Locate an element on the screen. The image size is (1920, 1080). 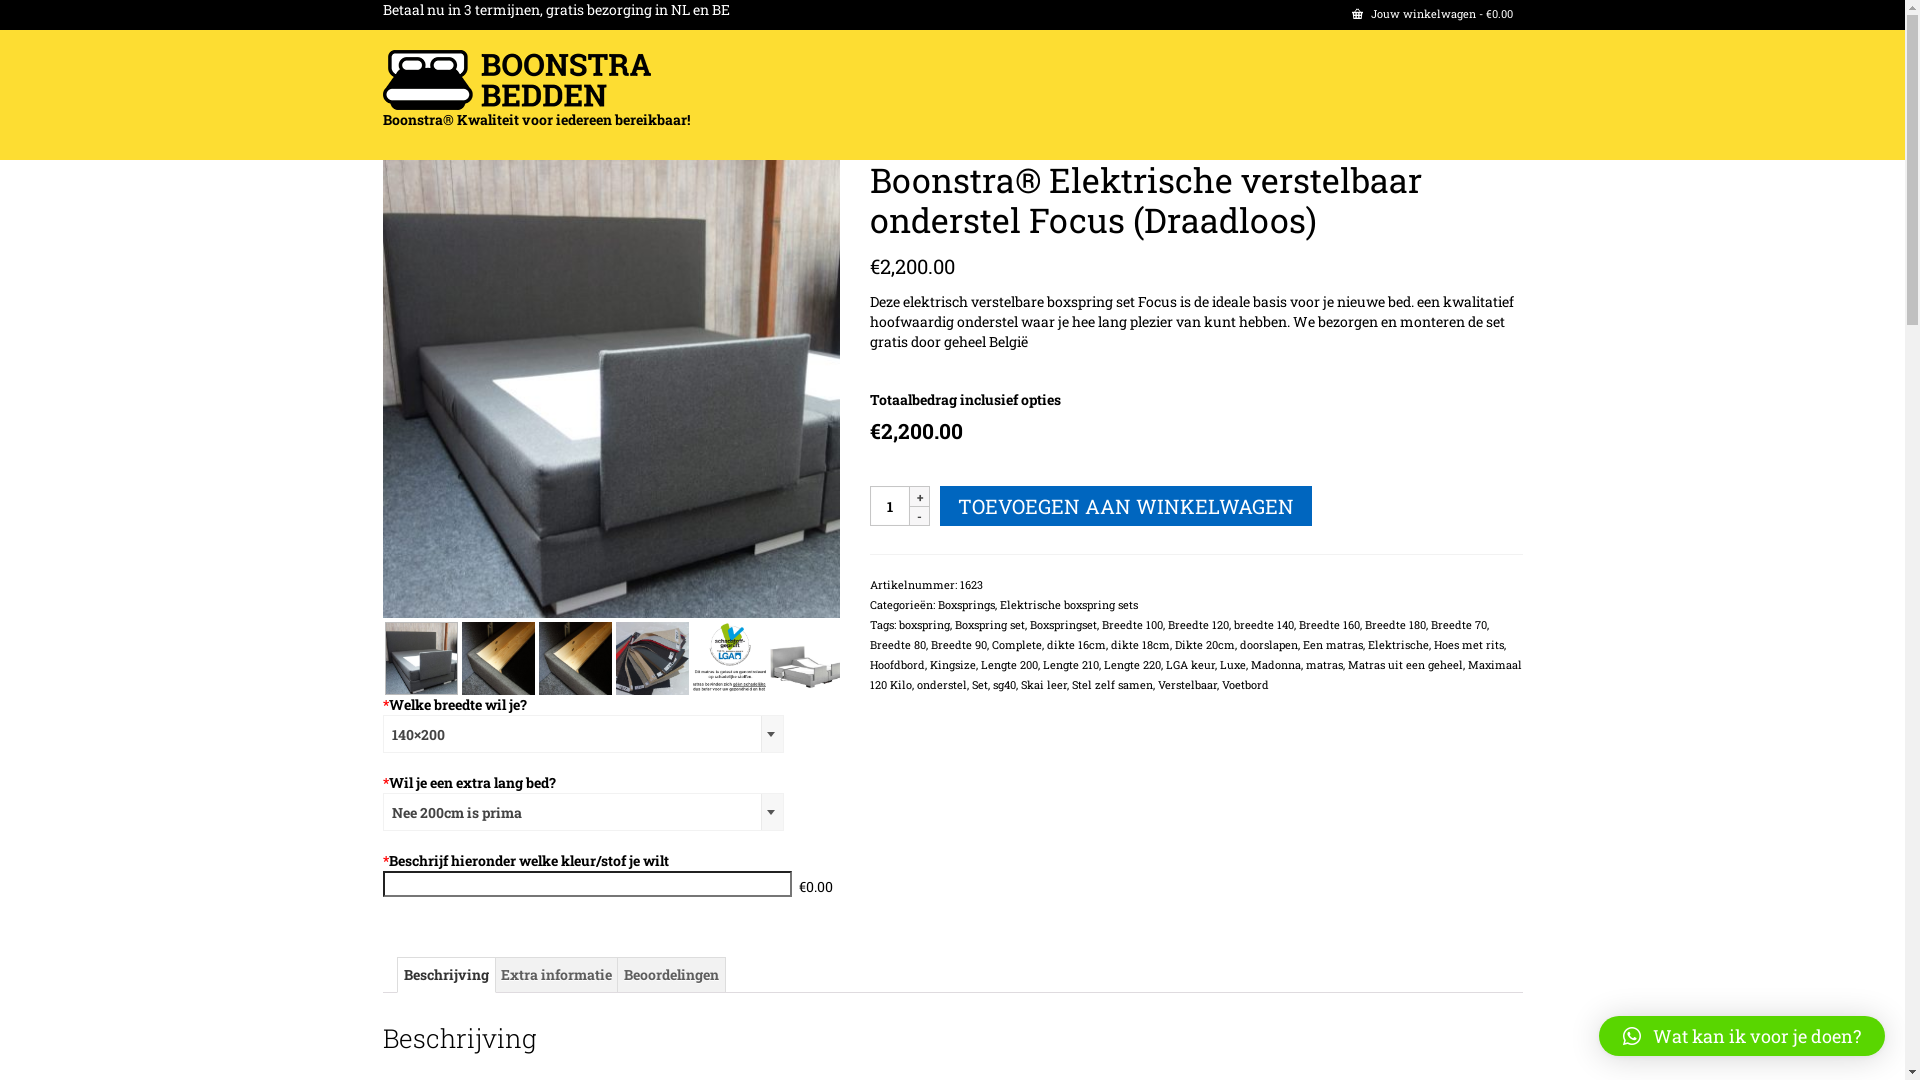
'breedte 140' is located at coordinates (1262, 623).